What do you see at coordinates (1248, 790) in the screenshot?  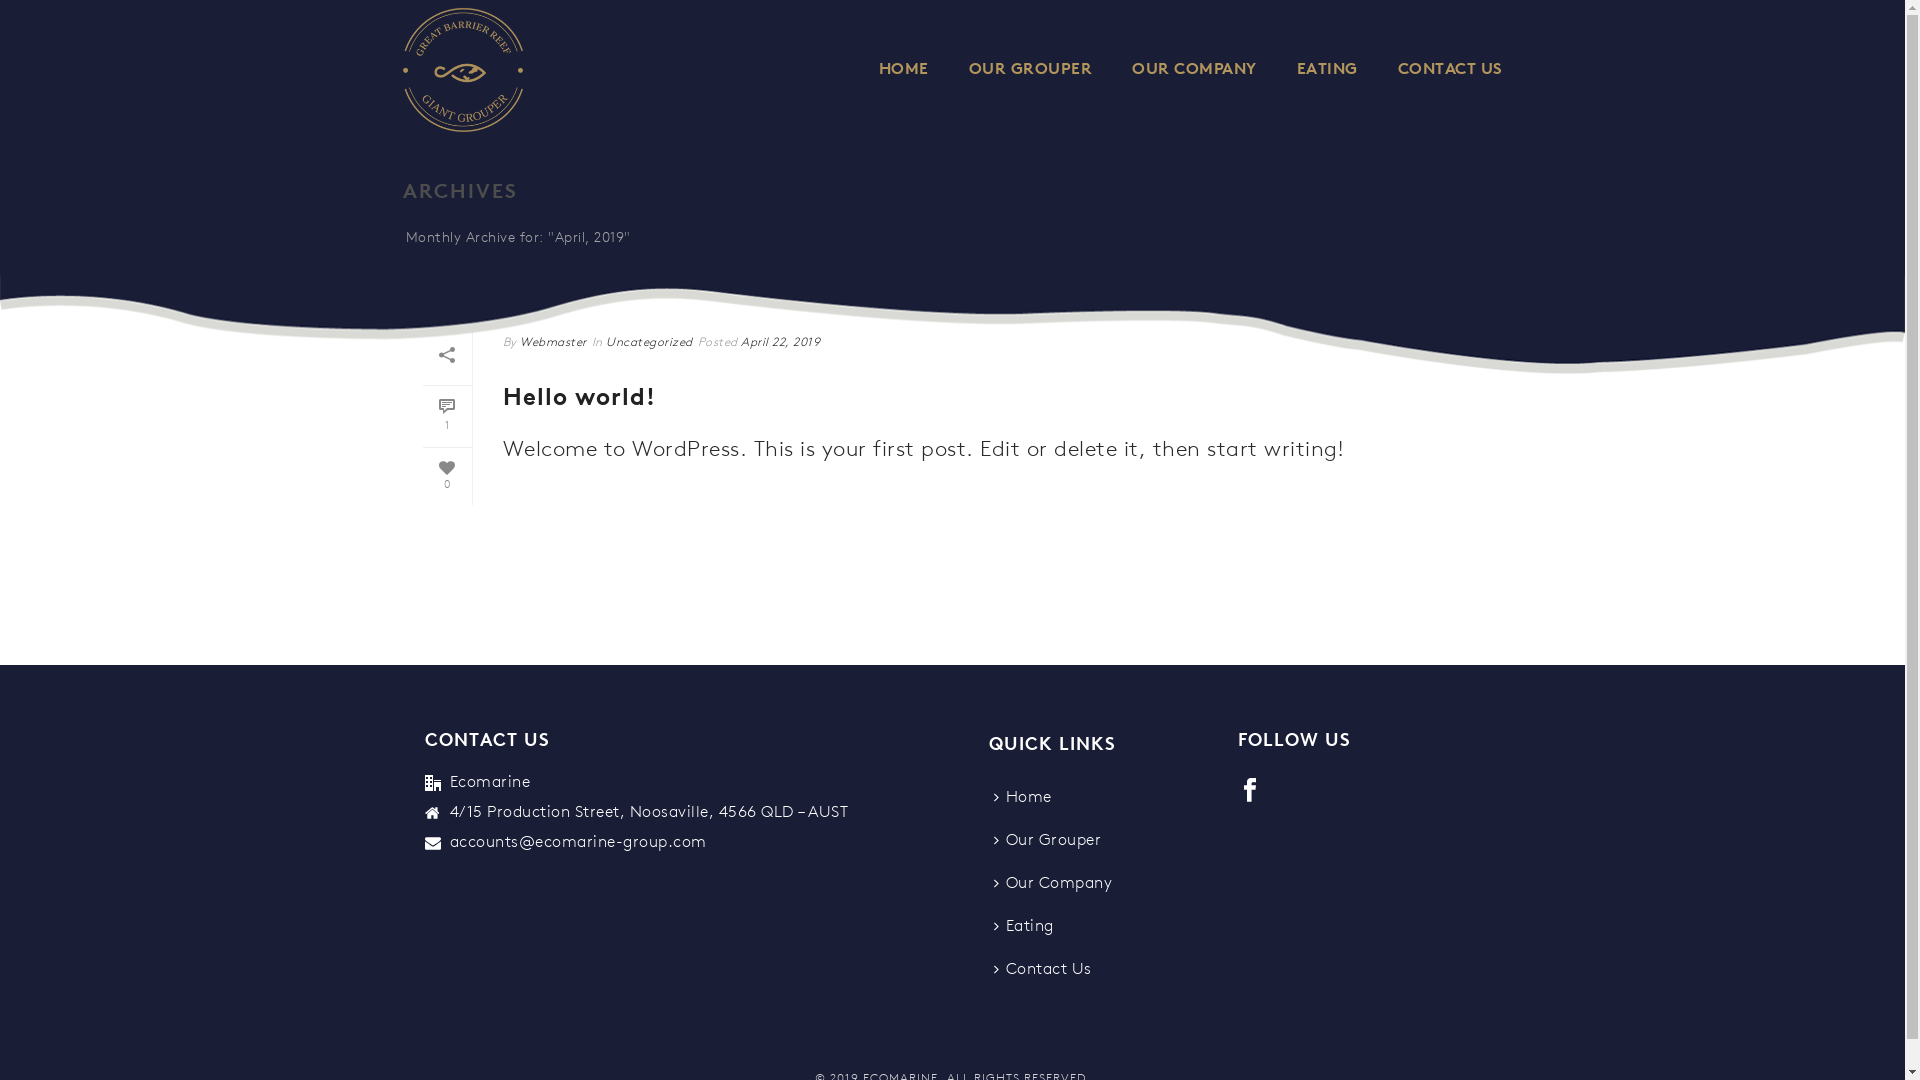 I see `'Follow Us on facebook'` at bounding box center [1248, 790].